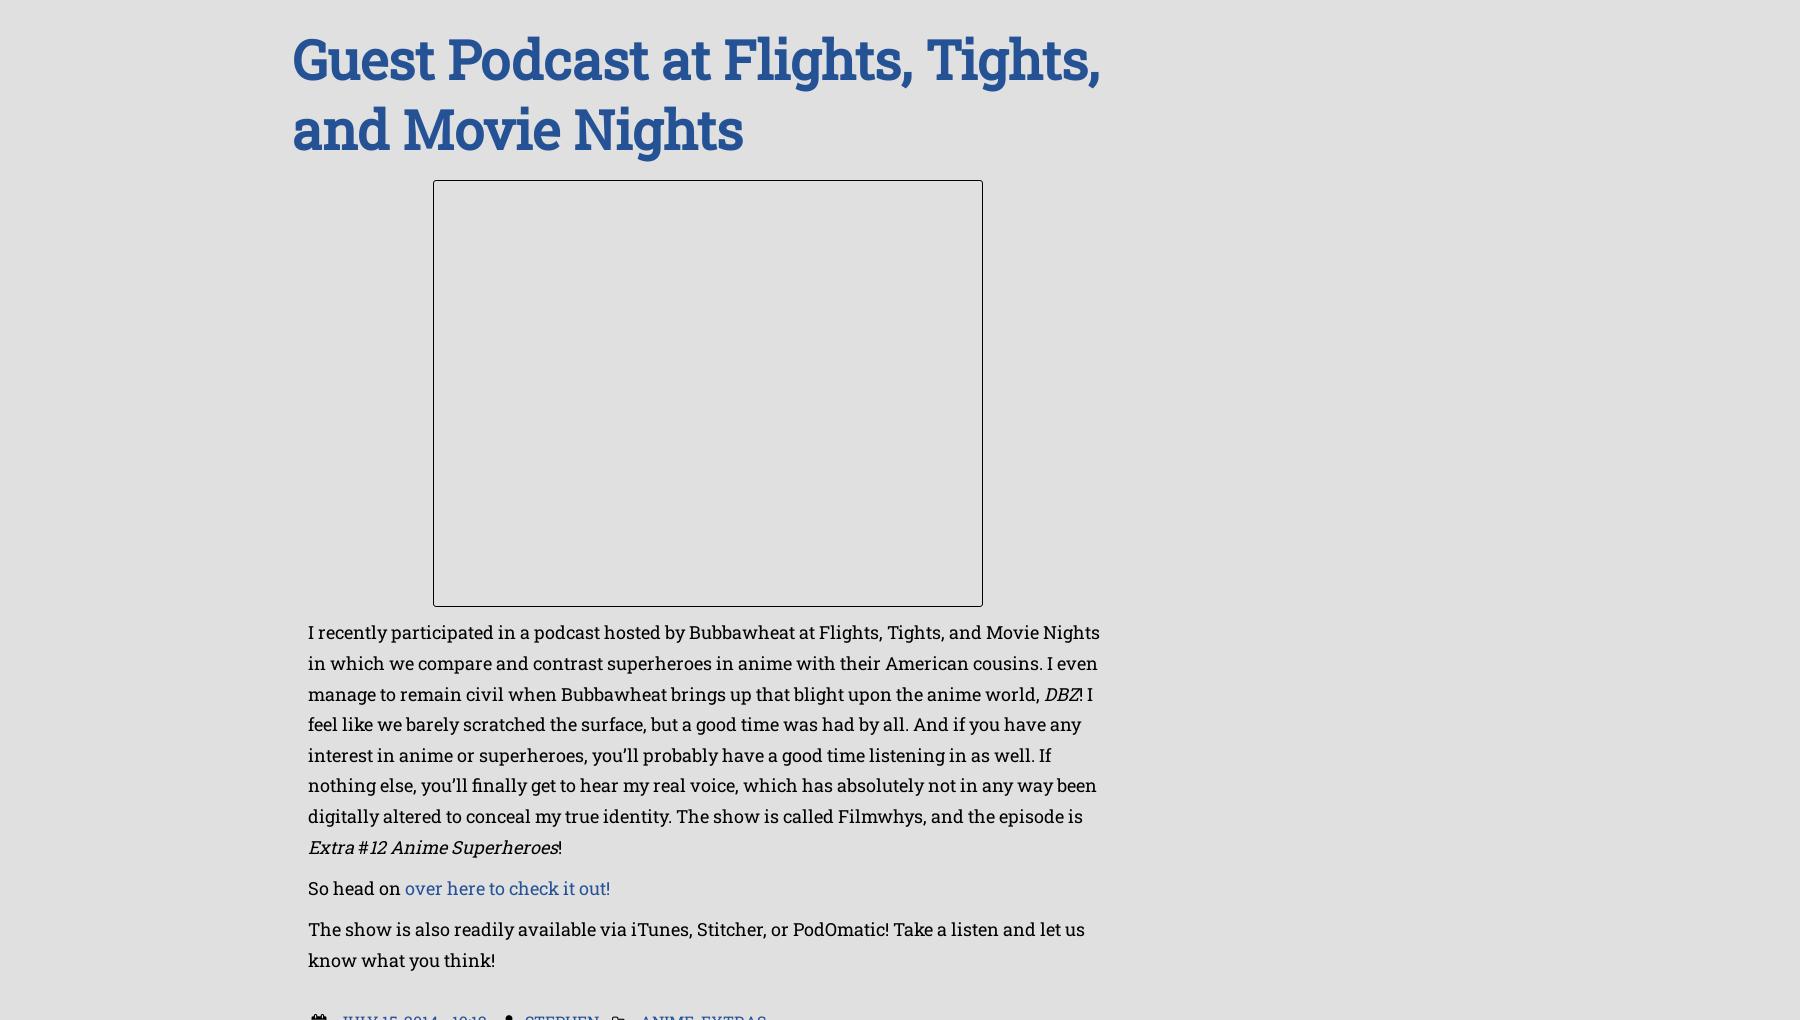  What do you see at coordinates (306, 885) in the screenshot?
I see `'So head on'` at bounding box center [306, 885].